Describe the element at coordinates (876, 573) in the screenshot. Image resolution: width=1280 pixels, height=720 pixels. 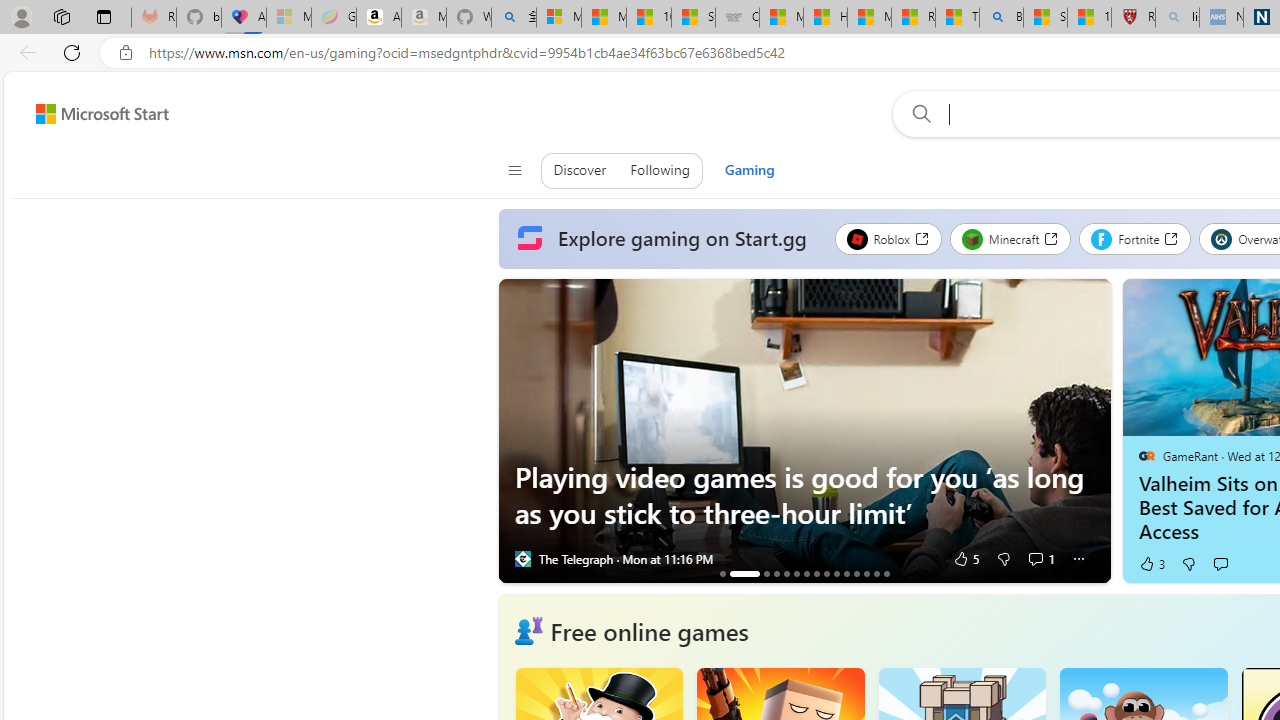
I see `'AutomationID: tab_nativead-infopane-14'` at that location.